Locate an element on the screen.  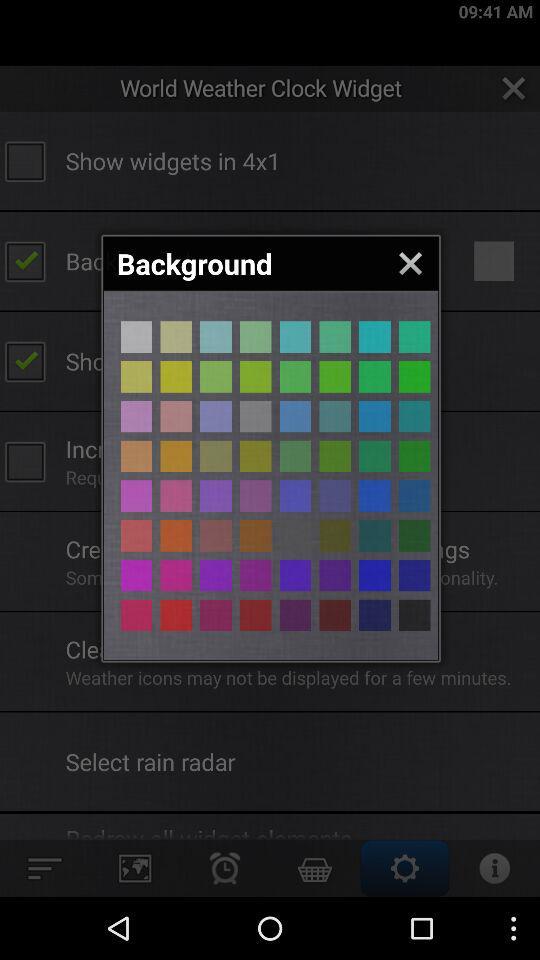
the button is used to color option is located at coordinates (255, 375).